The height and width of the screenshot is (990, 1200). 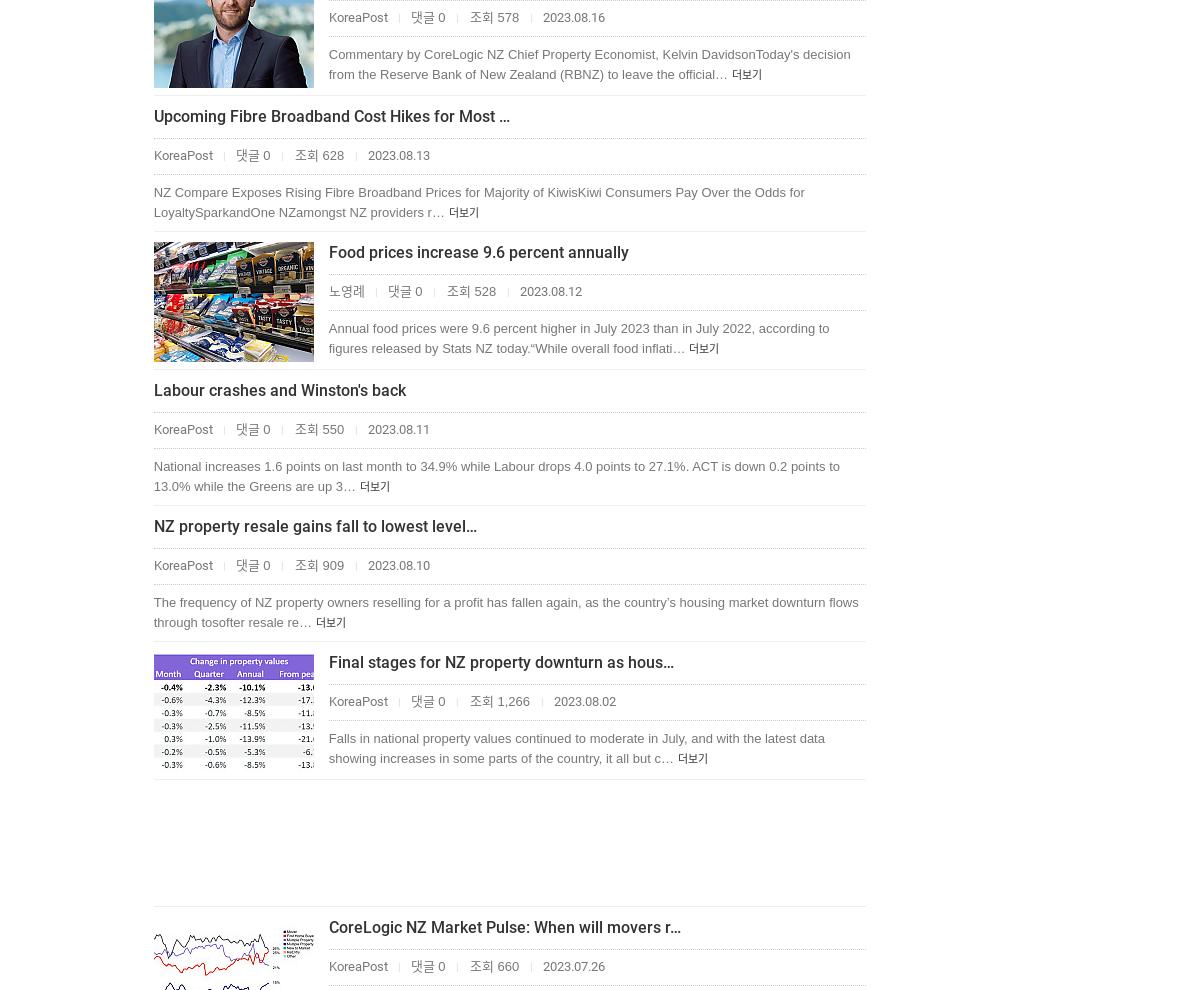 I want to click on '2023.08.10', so click(x=396, y=565).